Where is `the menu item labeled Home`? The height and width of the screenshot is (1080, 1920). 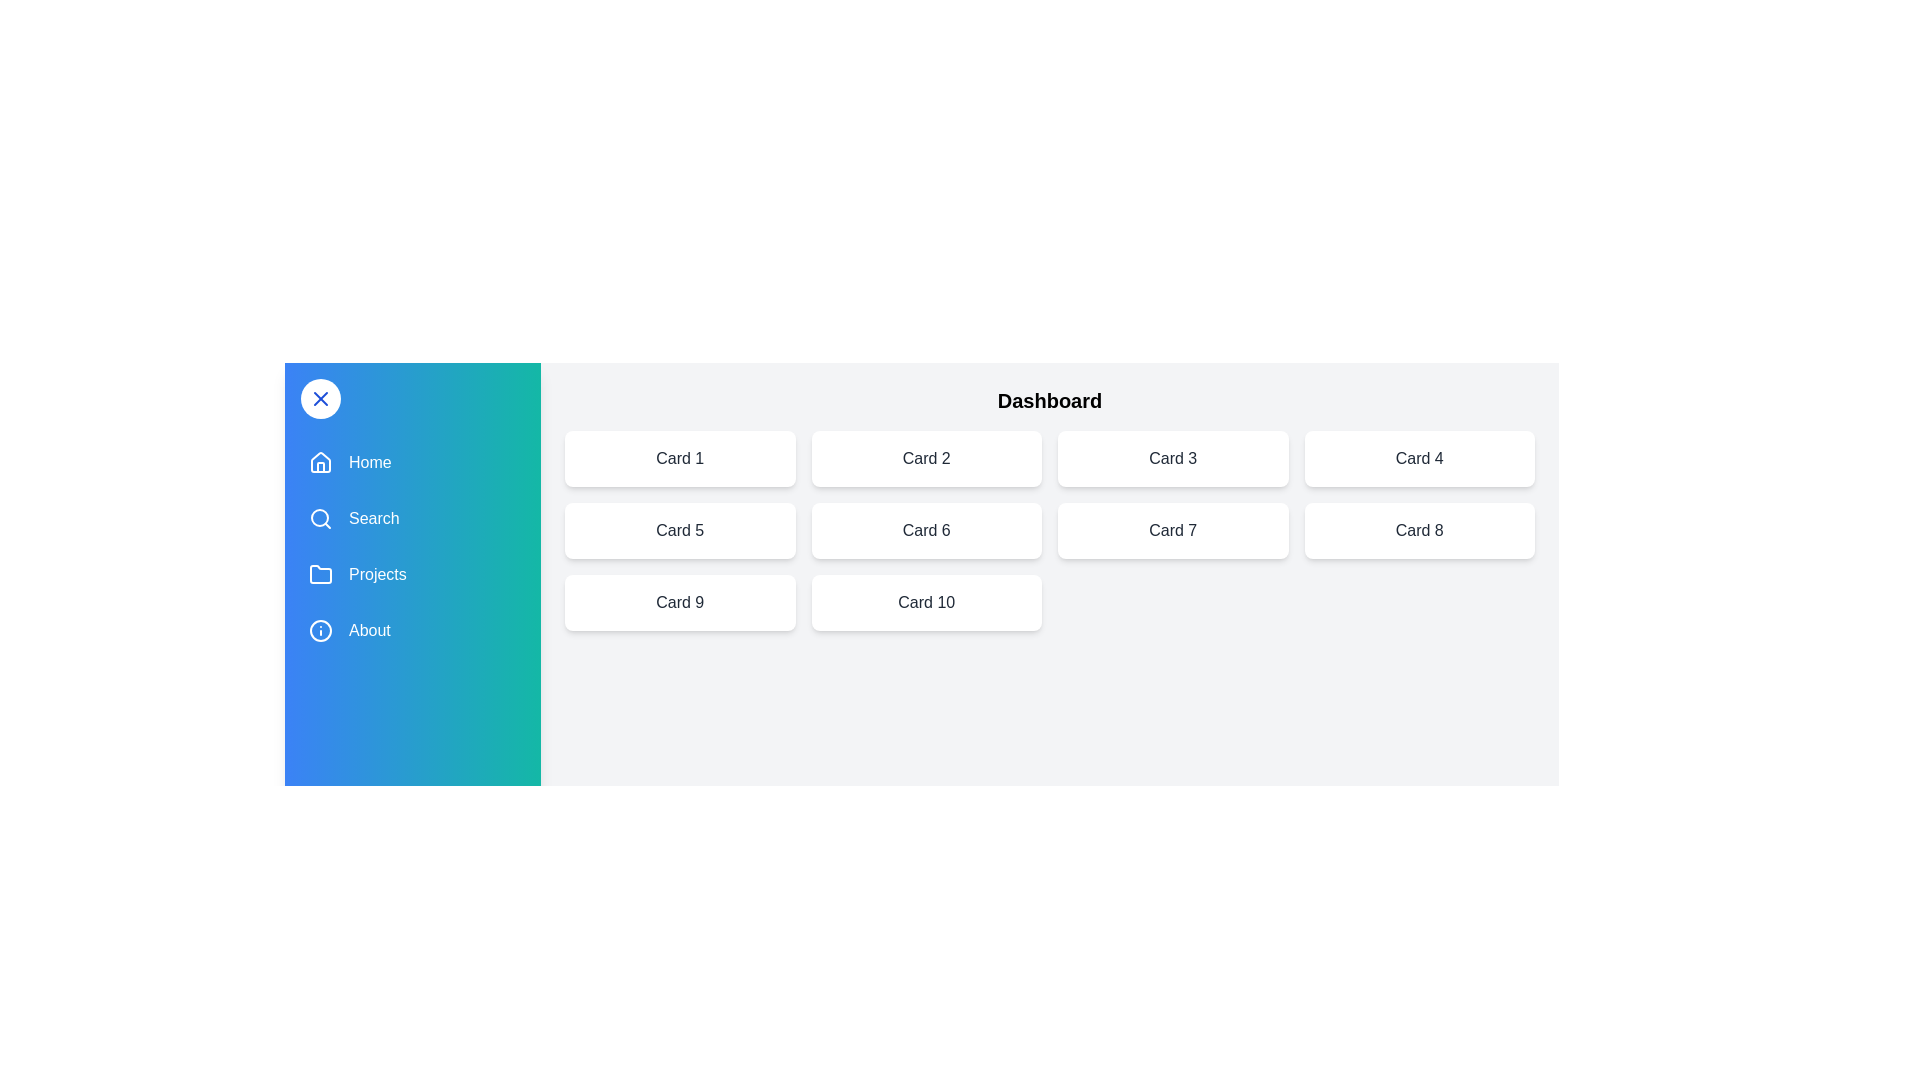
the menu item labeled Home is located at coordinates (411, 462).